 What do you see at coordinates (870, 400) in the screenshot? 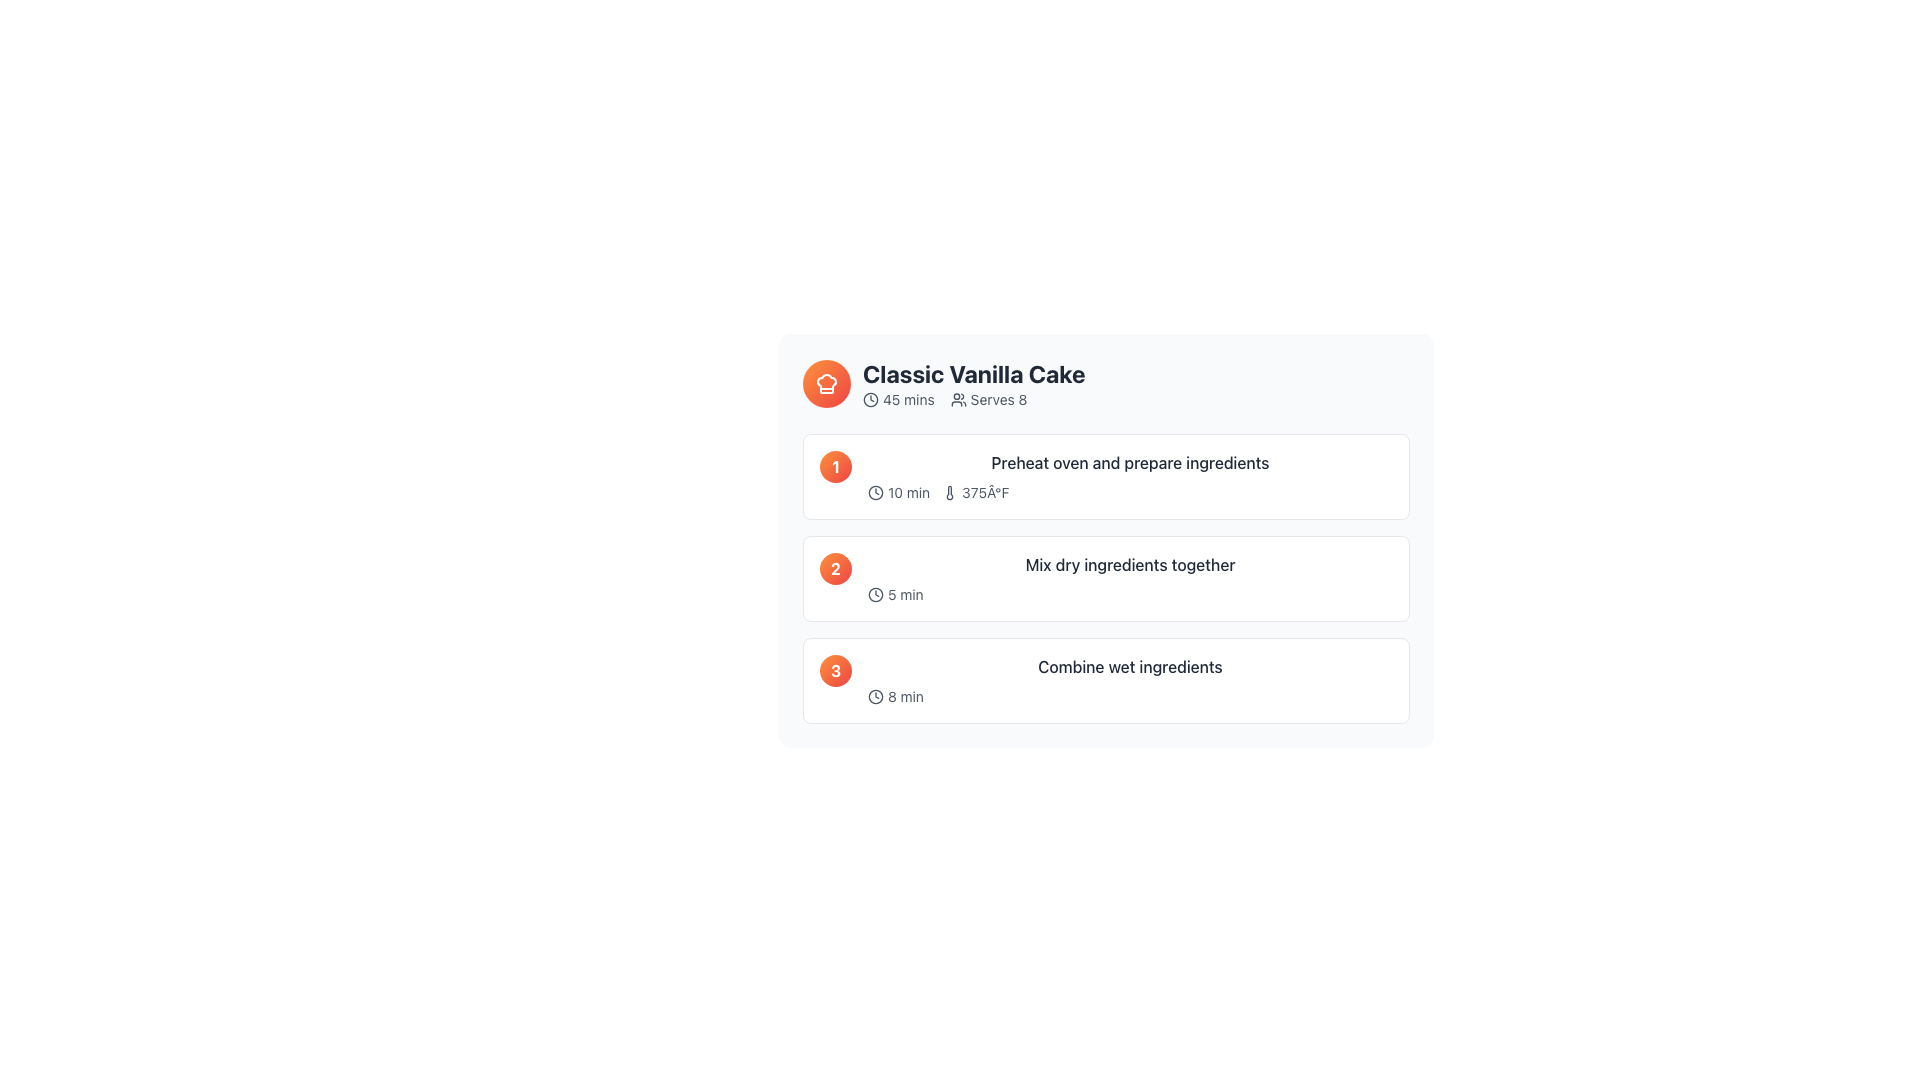
I see `the decorative SVG Circle located next to the '10 min' text in the first step of the 'Classic Vanilla Cake' recipe instructions` at bounding box center [870, 400].